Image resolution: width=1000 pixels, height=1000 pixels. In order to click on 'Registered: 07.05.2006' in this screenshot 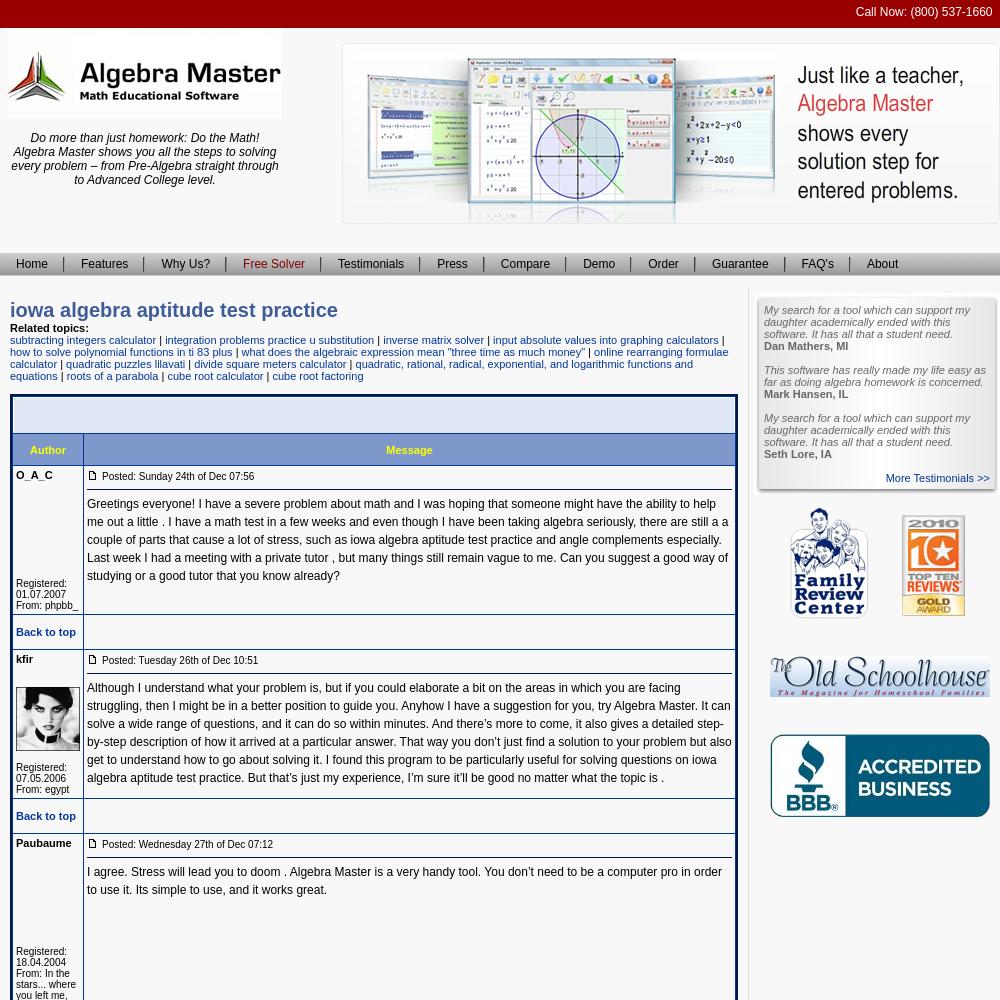, I will do `click(41, 773)`.